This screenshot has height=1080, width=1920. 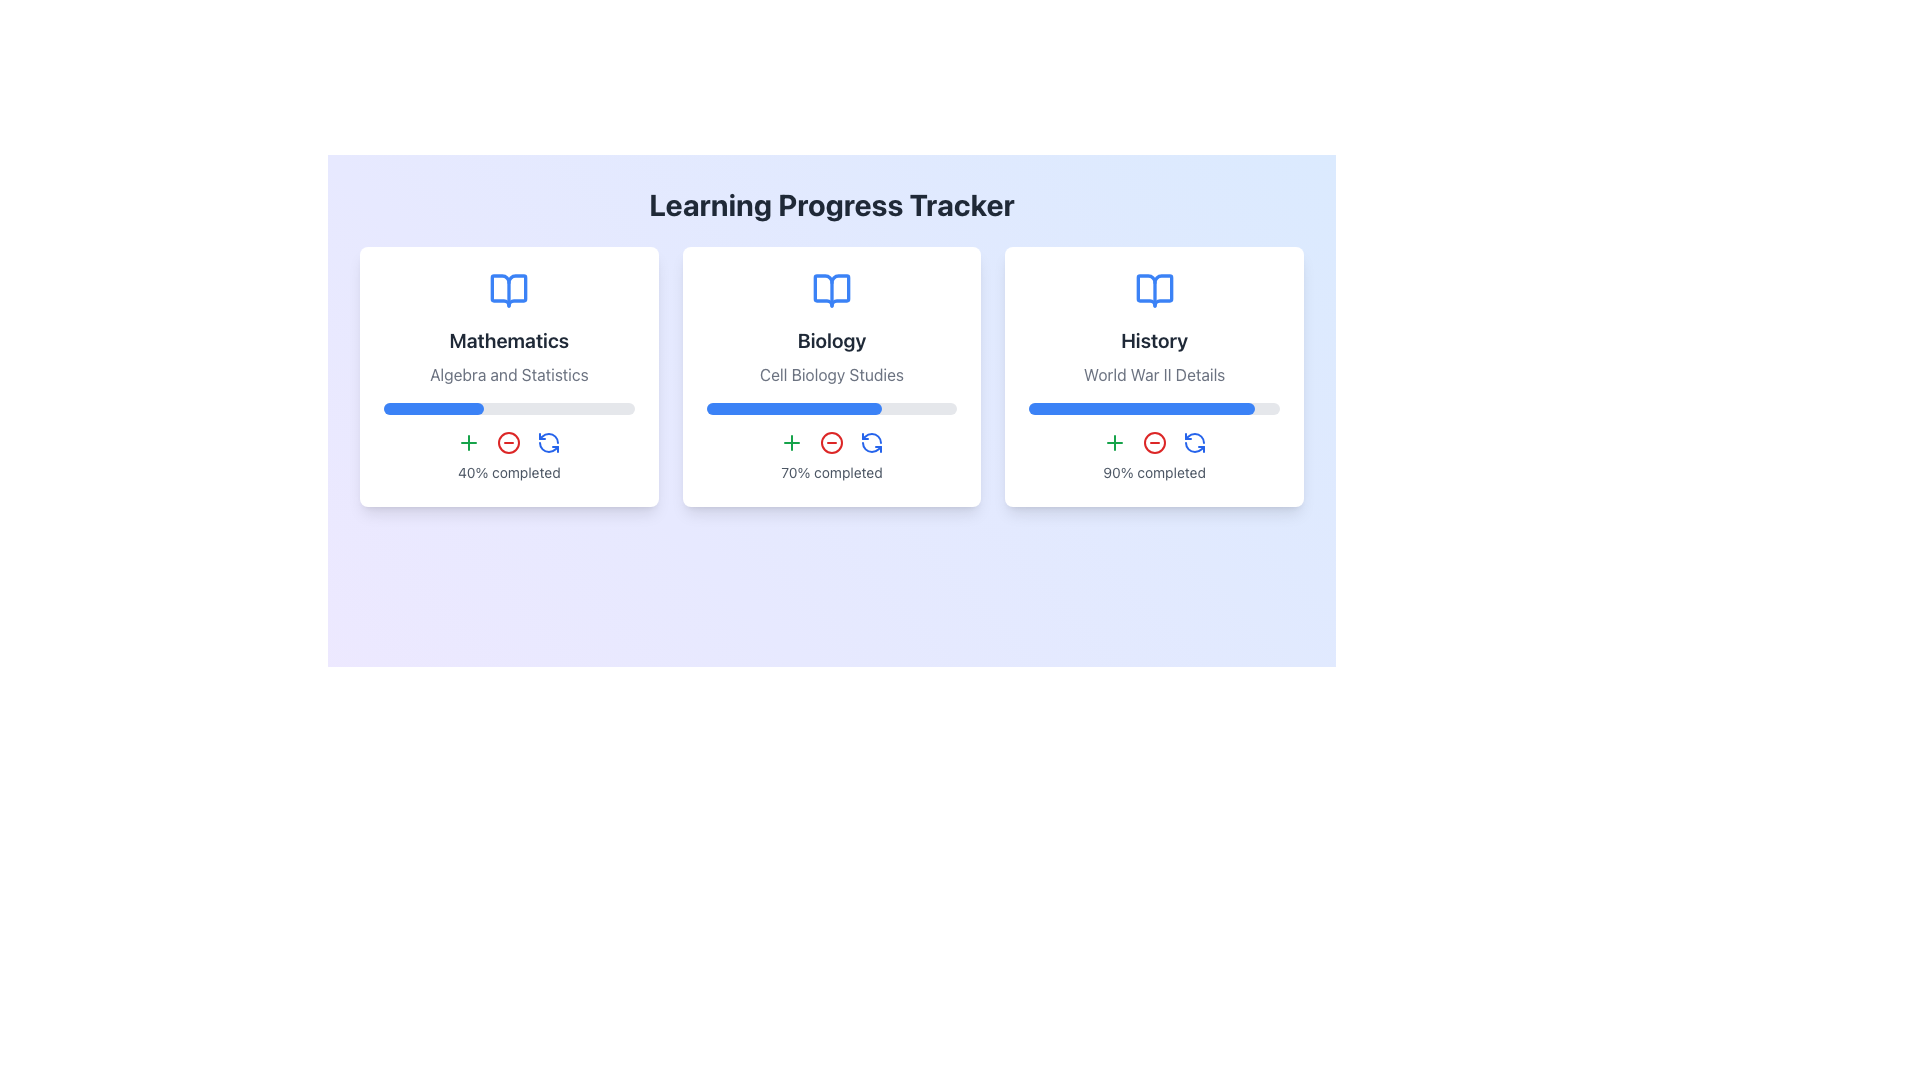 What do you see at coordinates (1154, 374) in the screenshot?
I see `the text label displaying 'World War II Details' located within the 'History' card, positioned below the title 'History'` at bounding box center [1154, 374].